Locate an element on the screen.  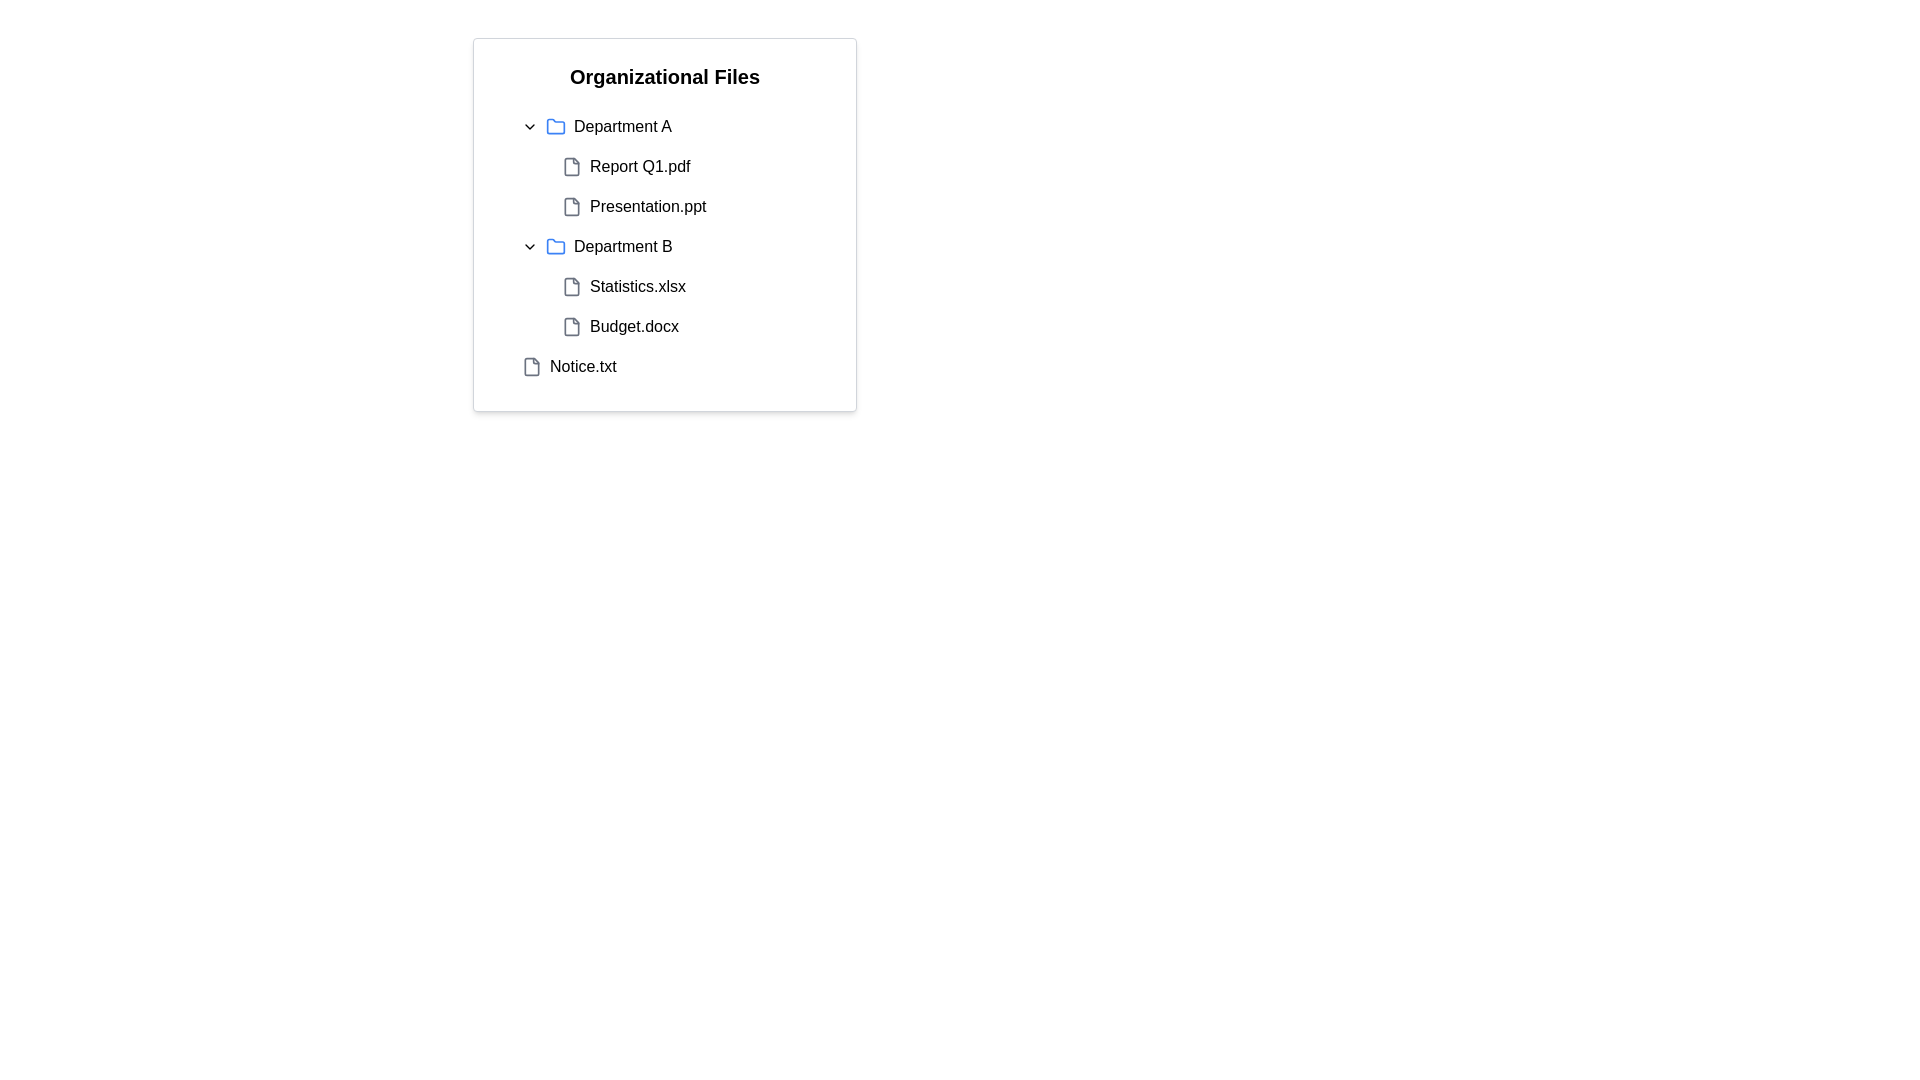
the downward chevron icon indicating the expand/collapse functionality for the 'Department B' folder is located at coordinates (529, 245).